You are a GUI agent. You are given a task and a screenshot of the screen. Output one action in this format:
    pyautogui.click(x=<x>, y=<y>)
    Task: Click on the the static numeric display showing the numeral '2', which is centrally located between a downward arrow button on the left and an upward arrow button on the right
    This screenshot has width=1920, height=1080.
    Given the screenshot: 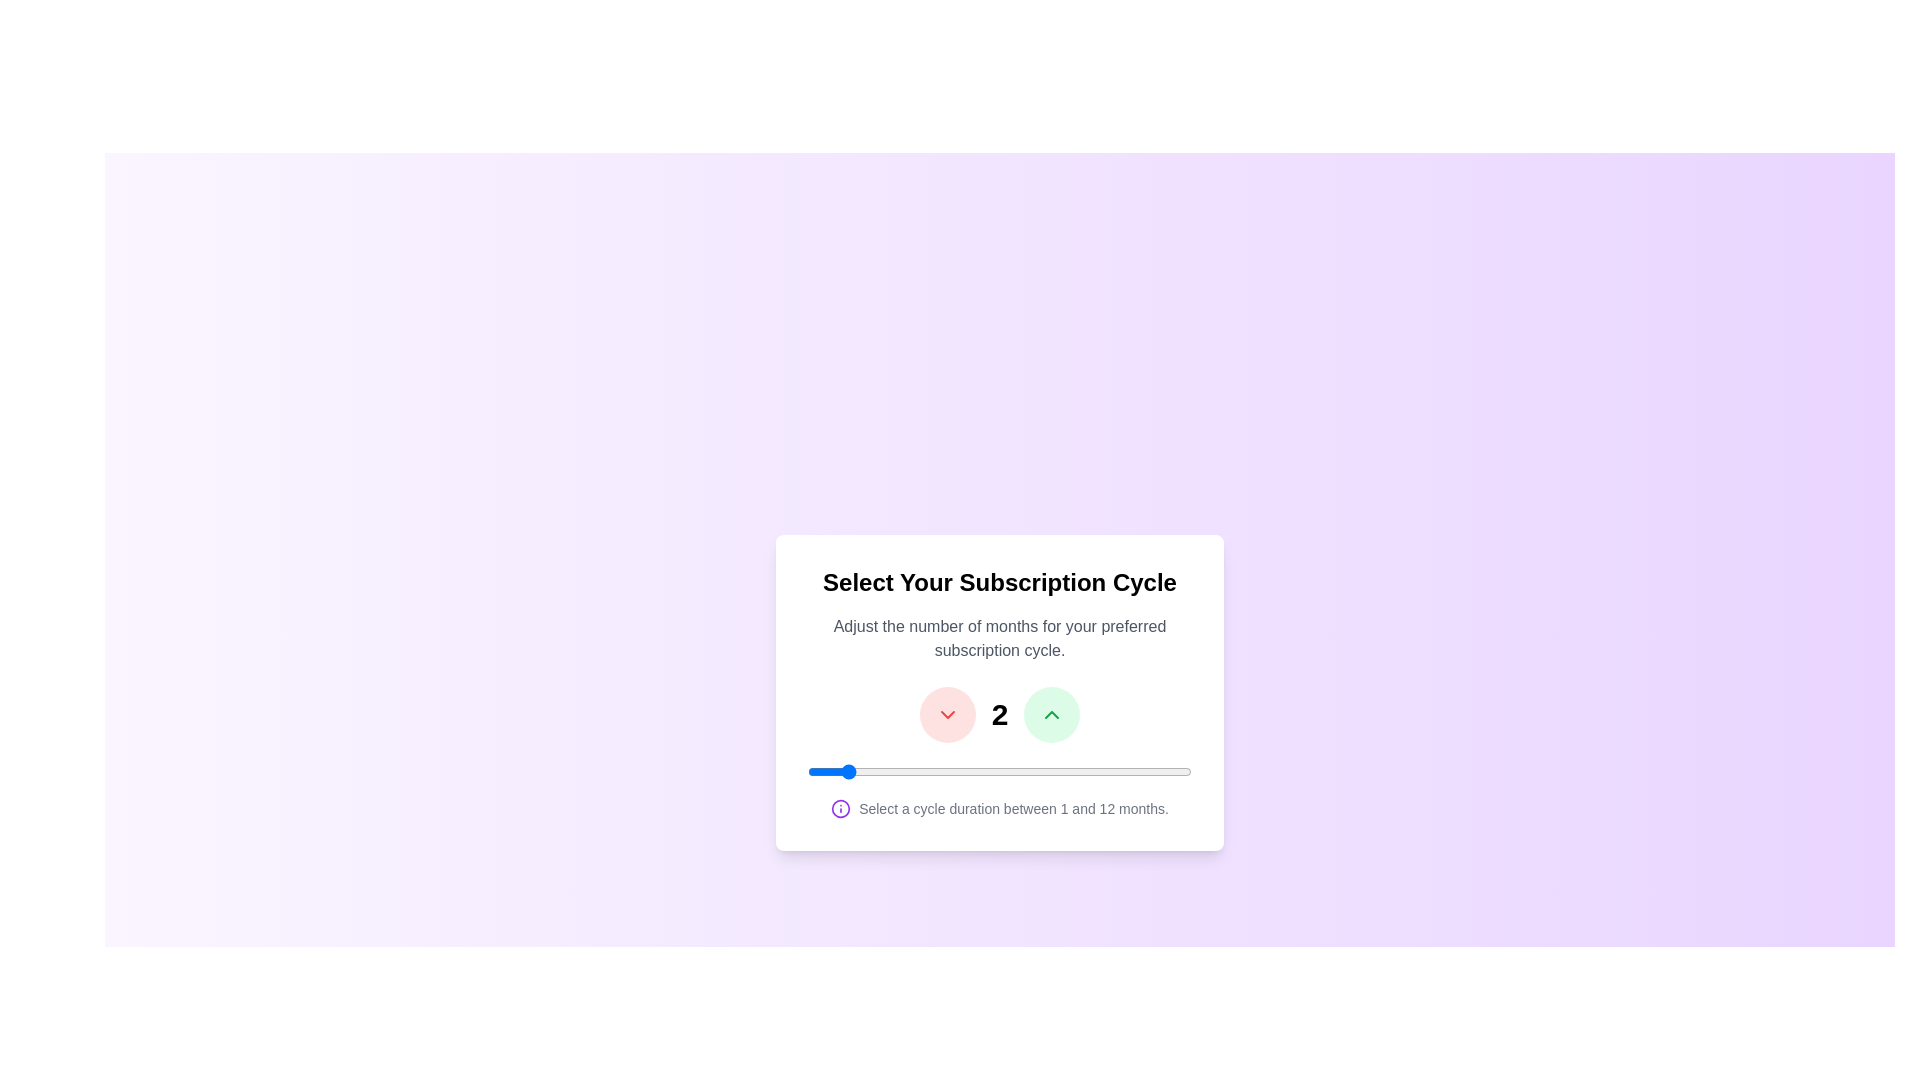 What is the action you would take?
    pyautogui.click(x=999, y=713)
    